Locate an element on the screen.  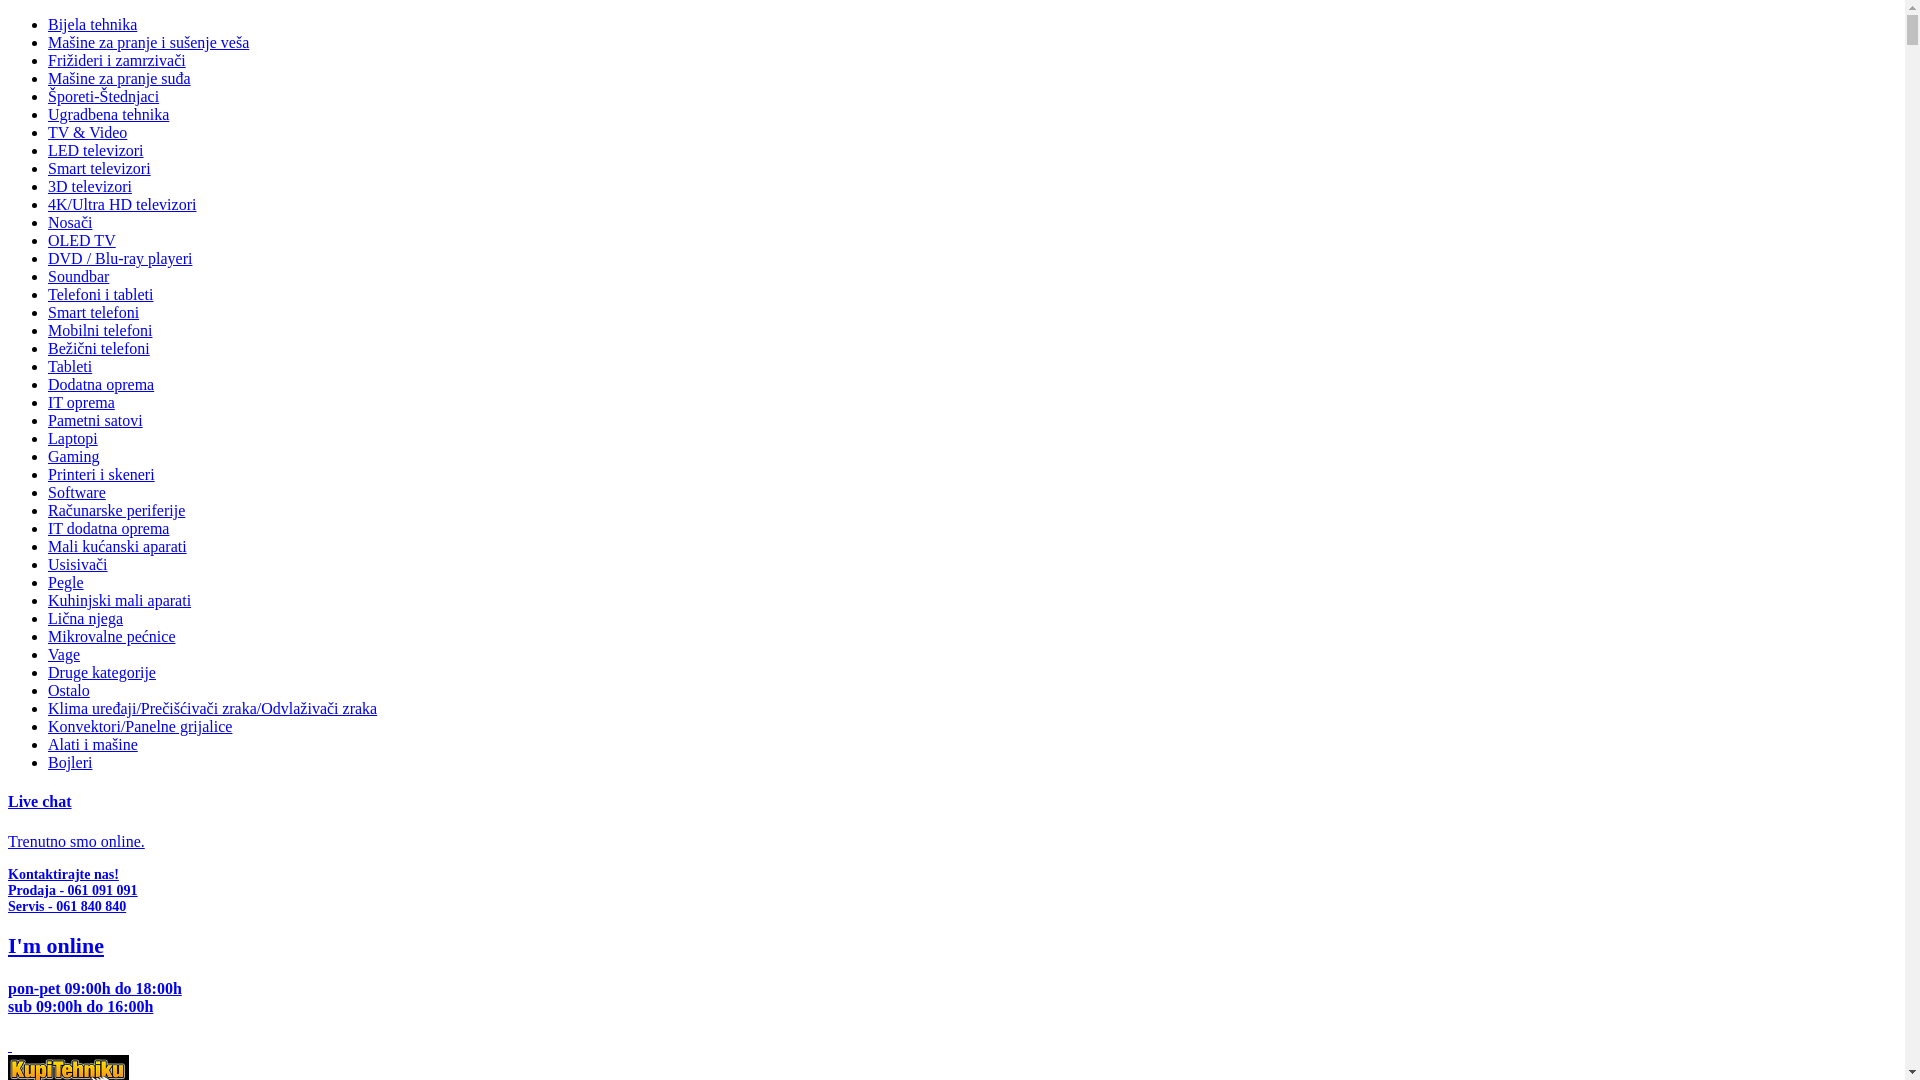
'LED televizori' is located at coordinates (95, 149).